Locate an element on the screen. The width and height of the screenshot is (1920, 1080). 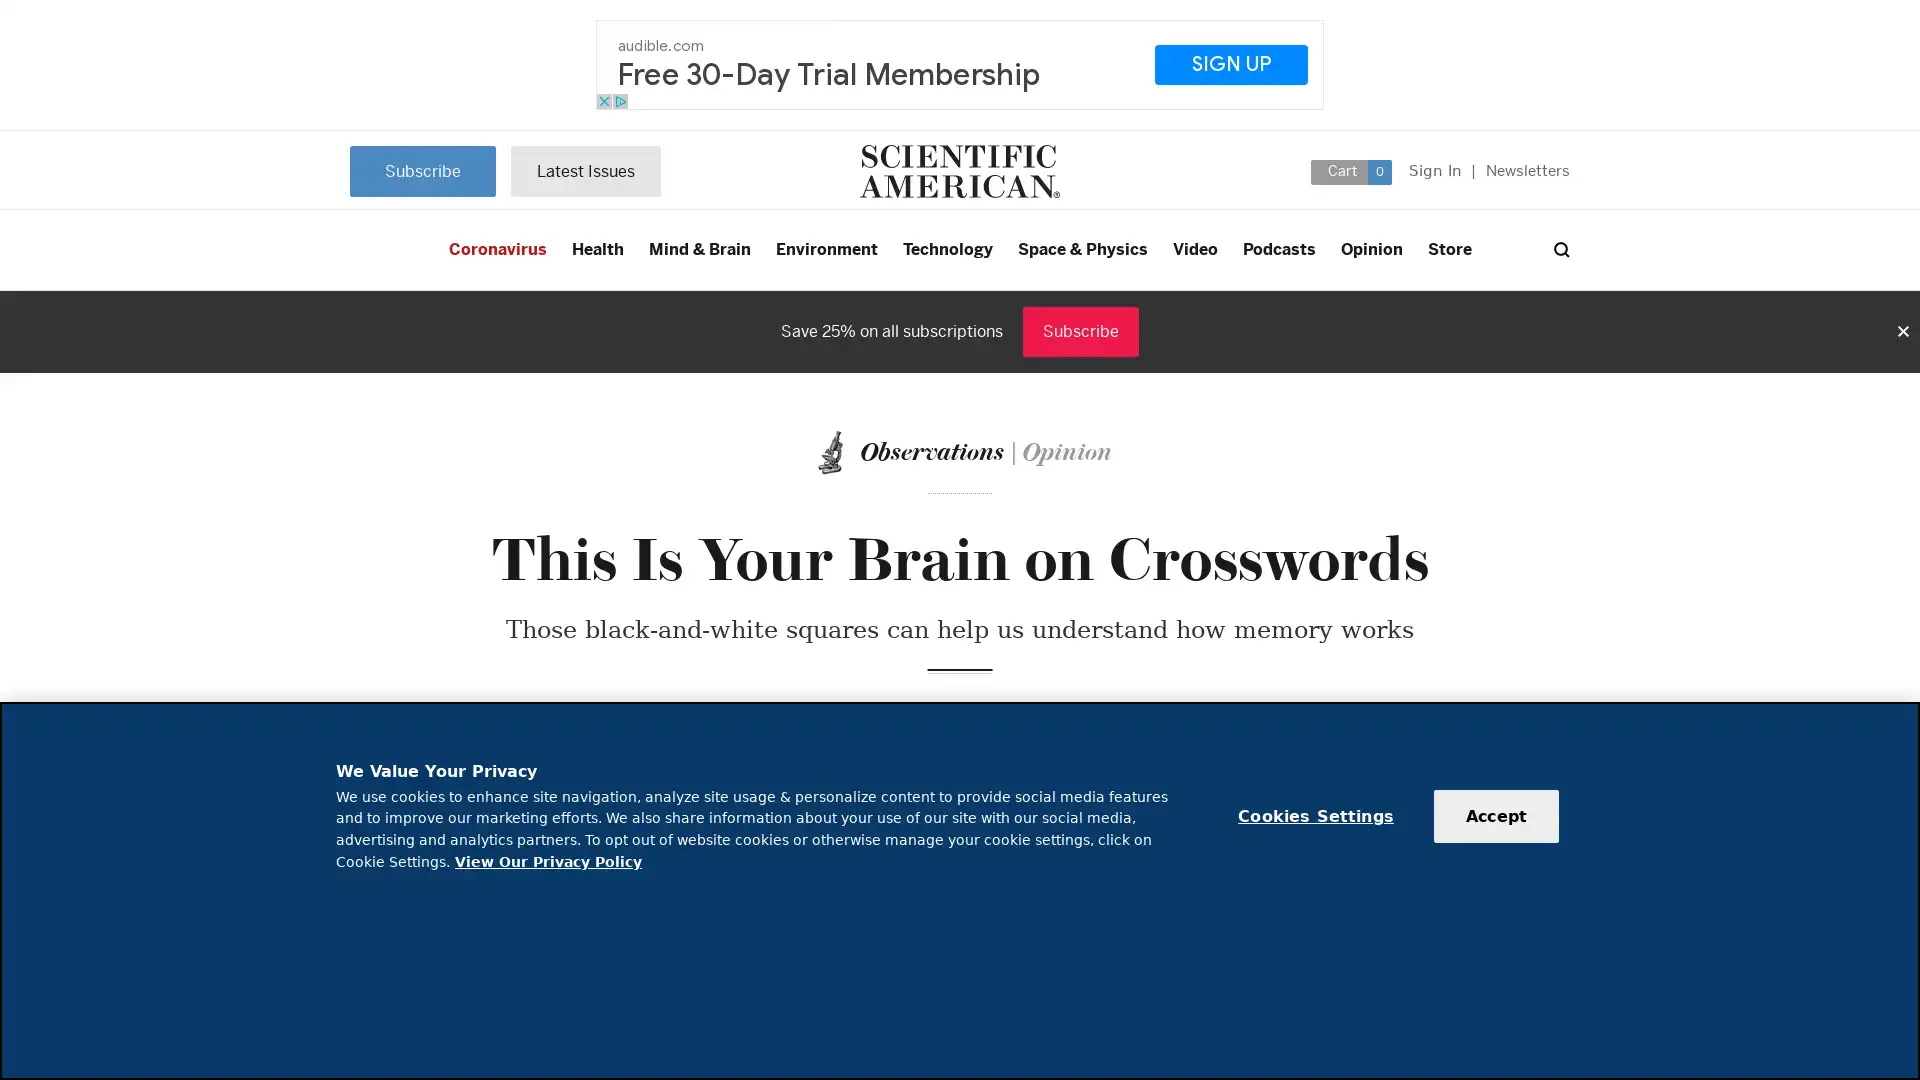
Subscribe is located at coordinates (1079, 330).